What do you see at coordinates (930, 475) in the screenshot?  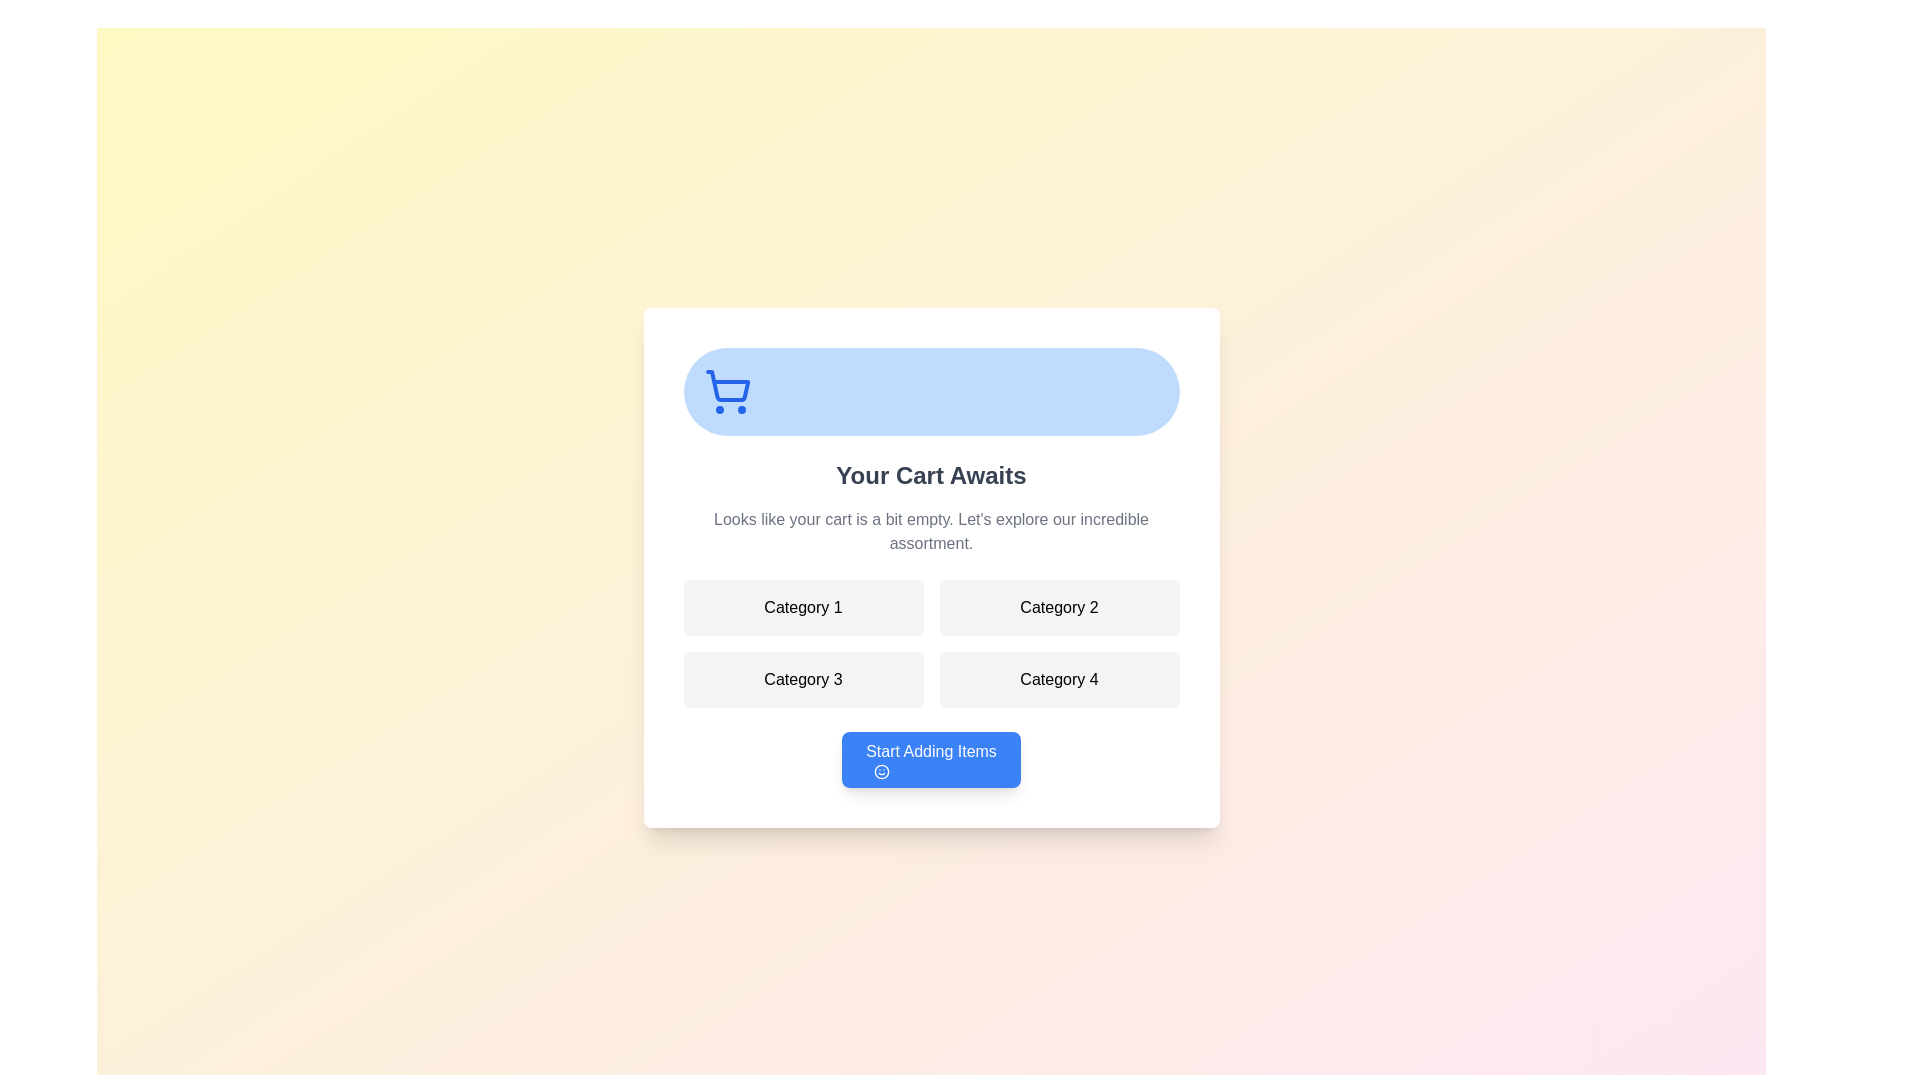 I see `the Static Text Header that reads 'Your Cart Awaits', which is bold and large-sized, styled in gray, located centrally beneath a shopping cart icon` at bounding box center [930, 475].